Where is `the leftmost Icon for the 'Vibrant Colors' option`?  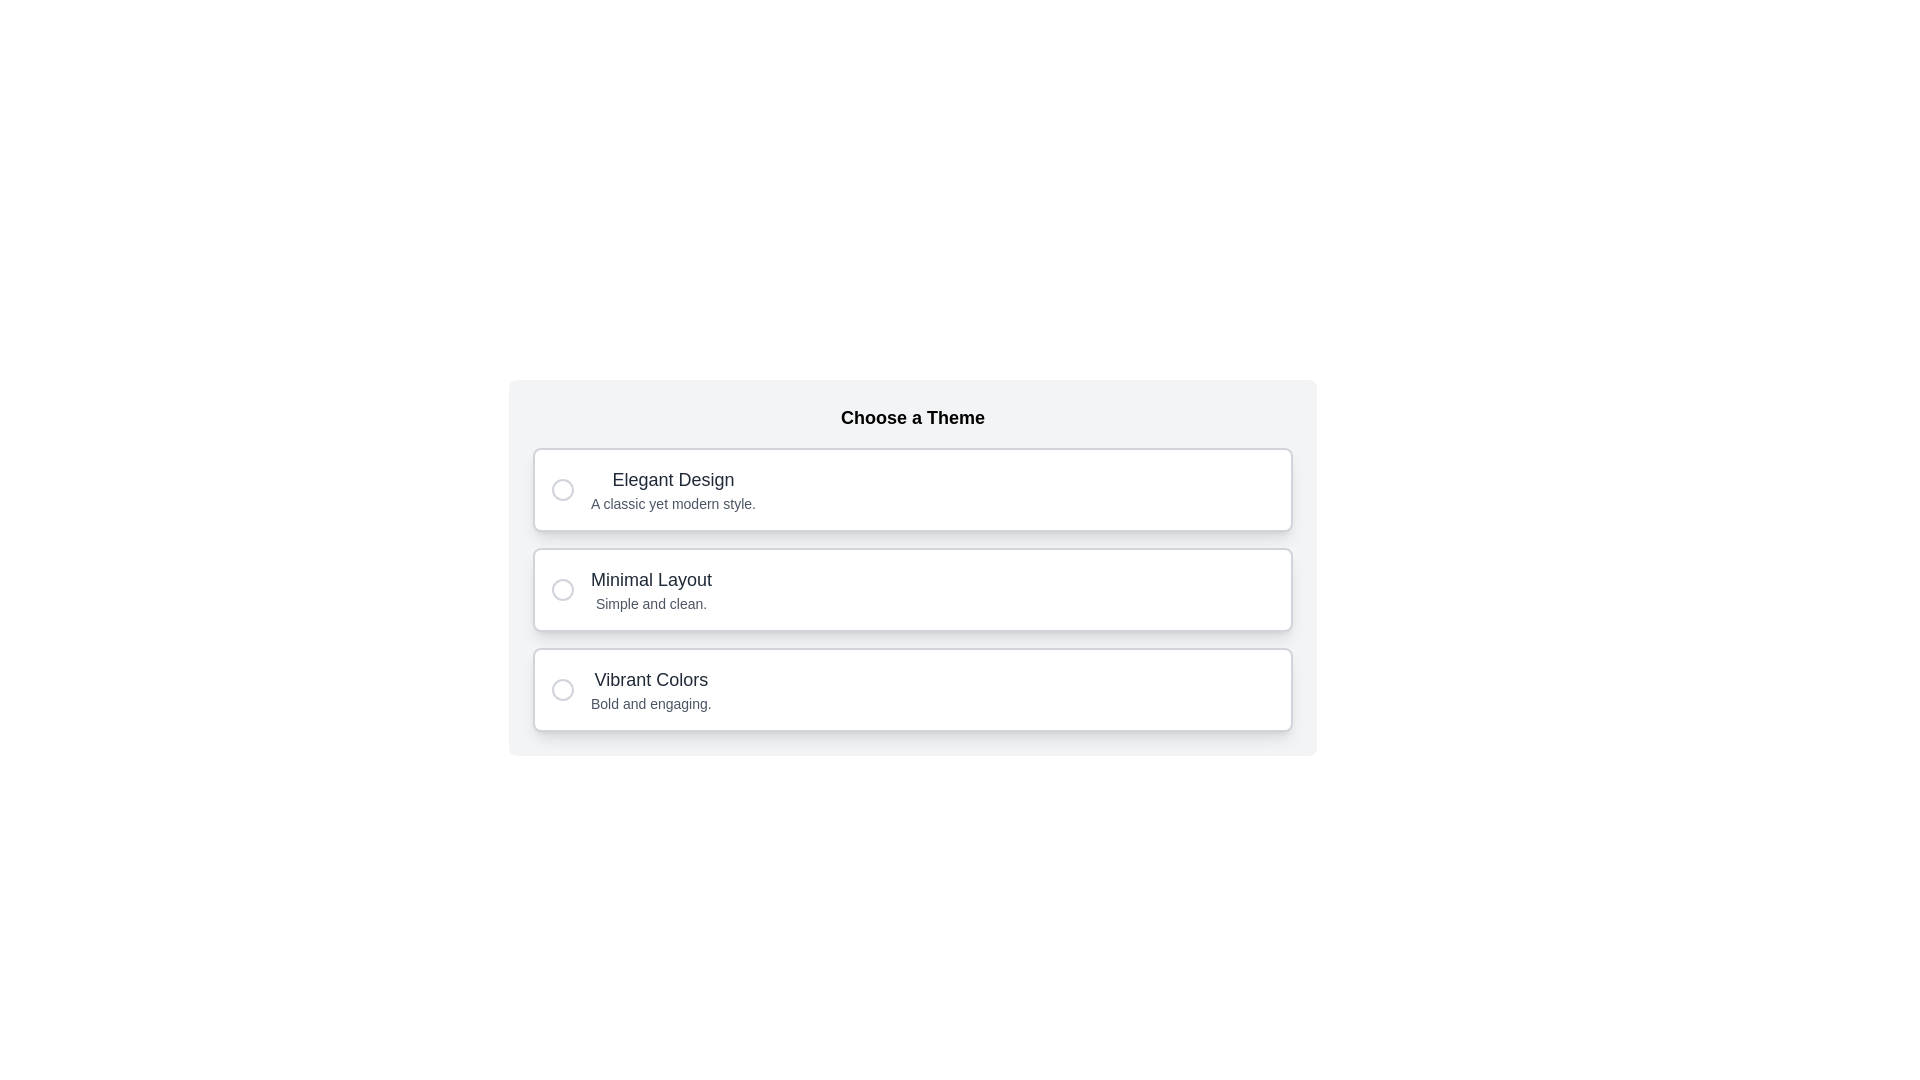
the leftmost Icon for the 'Vibrant Colors' option is located at coordinates (561, 689).